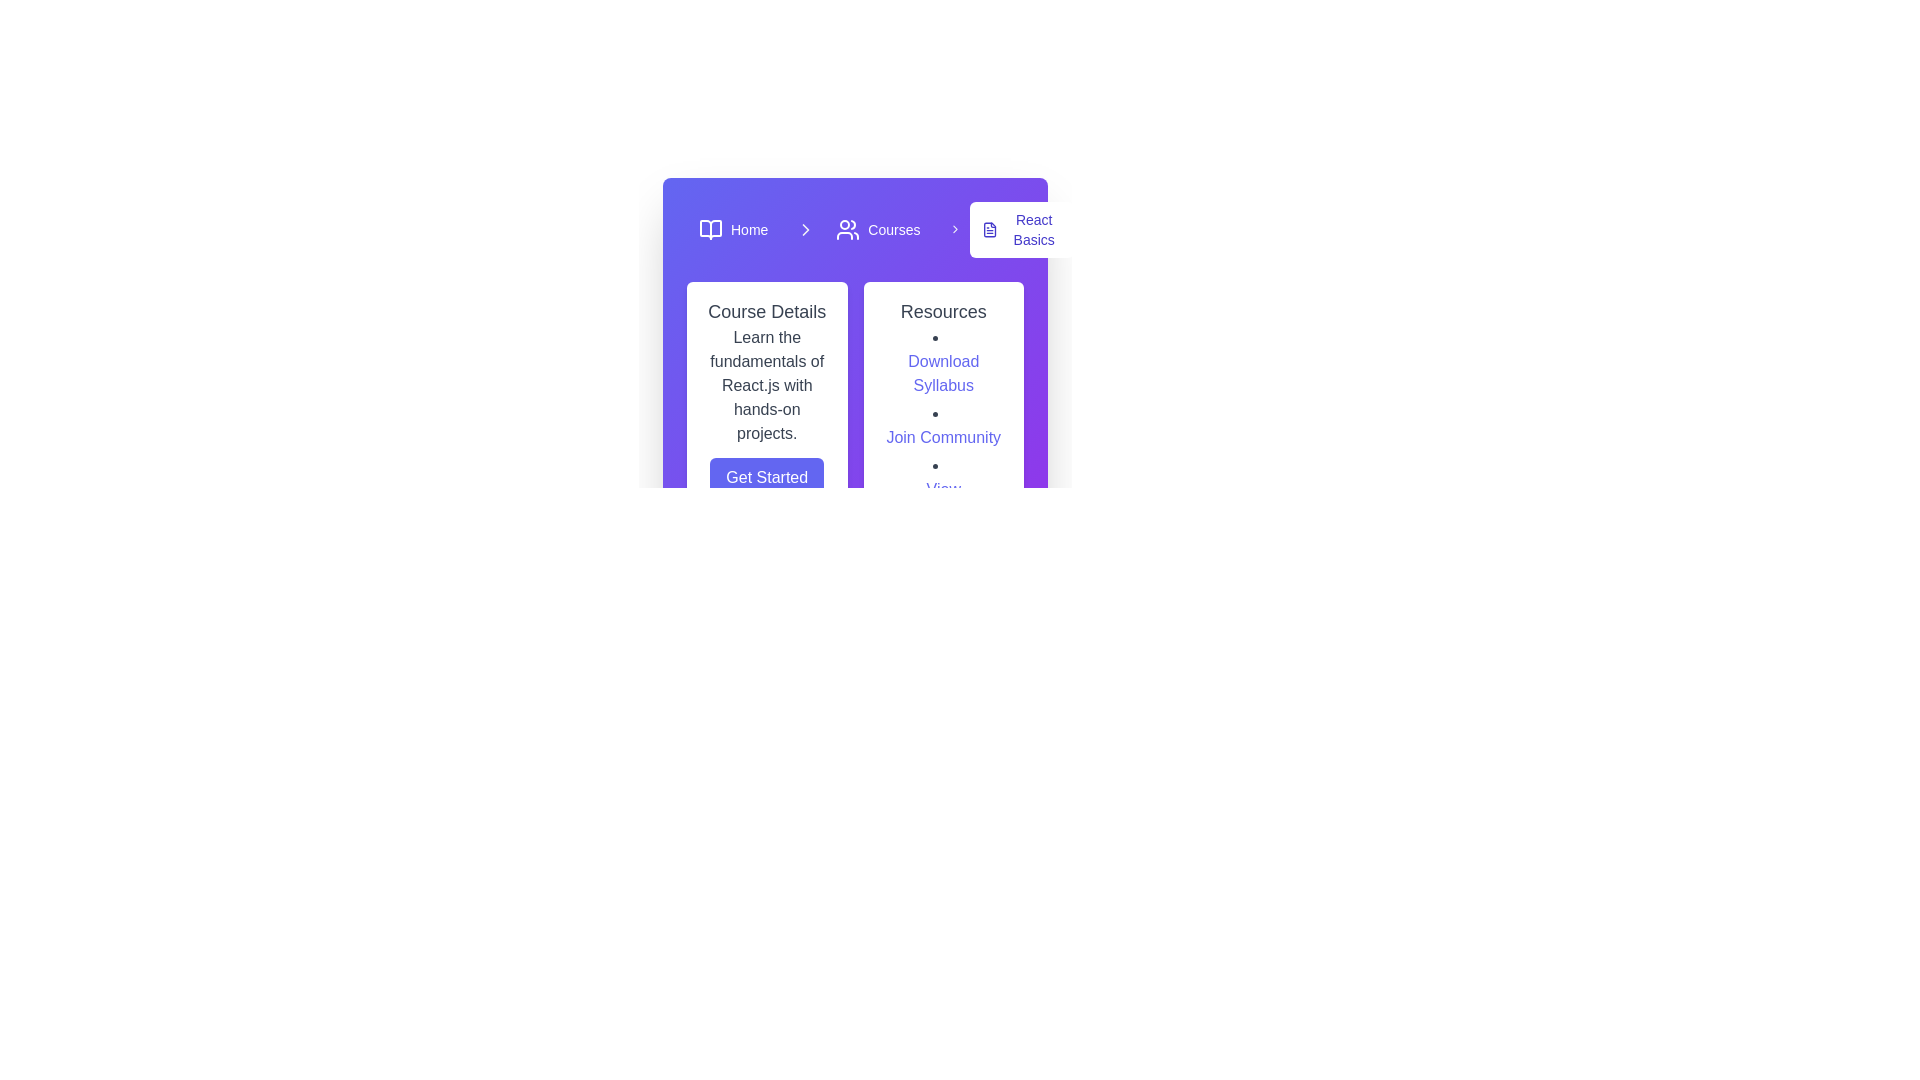 The height and width of the screenshot is (1080, 1920). I want to click on the Text label (header) that identifies the 'Resources' section, which is positioned above the items 'Download Syllabus,' 'Join Community,' and 'View Assignments.', so click(942, 312).